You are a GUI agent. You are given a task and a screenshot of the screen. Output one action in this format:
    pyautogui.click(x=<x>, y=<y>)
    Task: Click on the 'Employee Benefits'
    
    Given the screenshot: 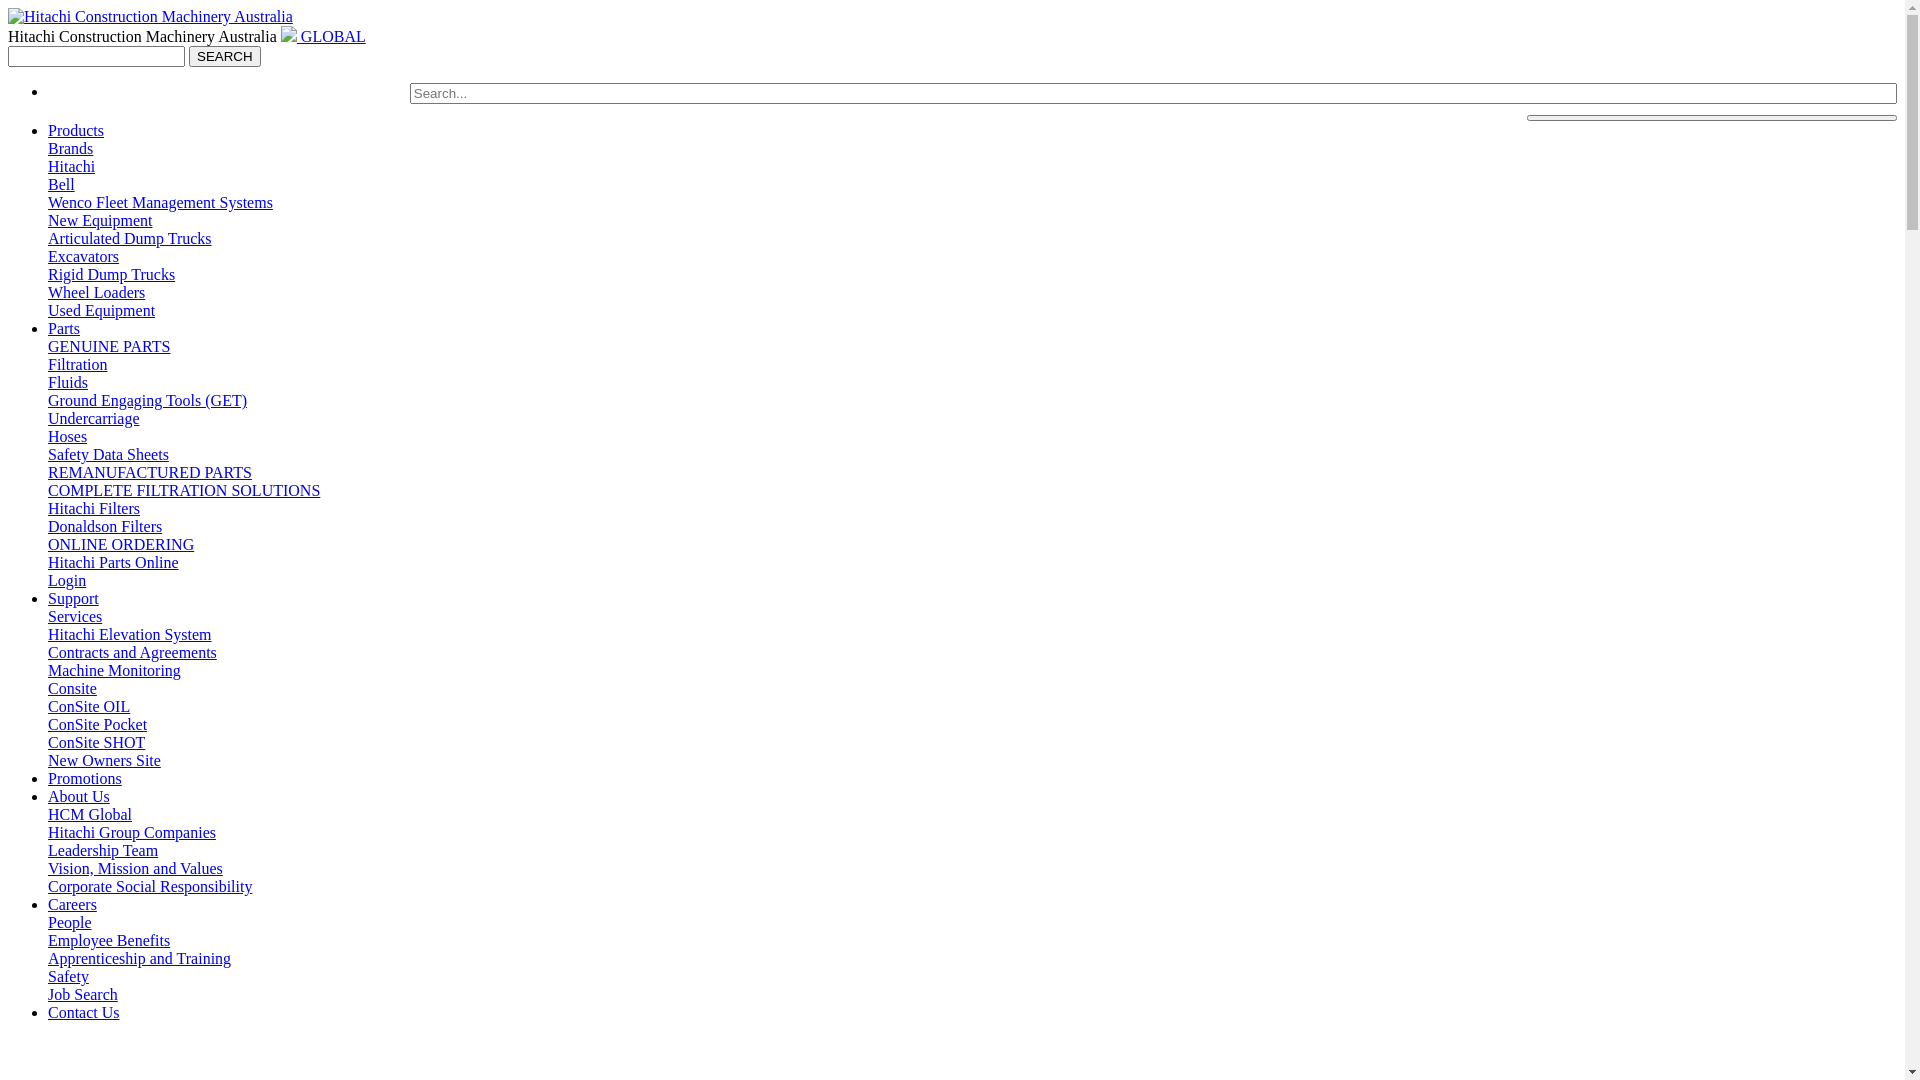 What is the action you would take?
    pyautogui.click(x=108, y=940)
    